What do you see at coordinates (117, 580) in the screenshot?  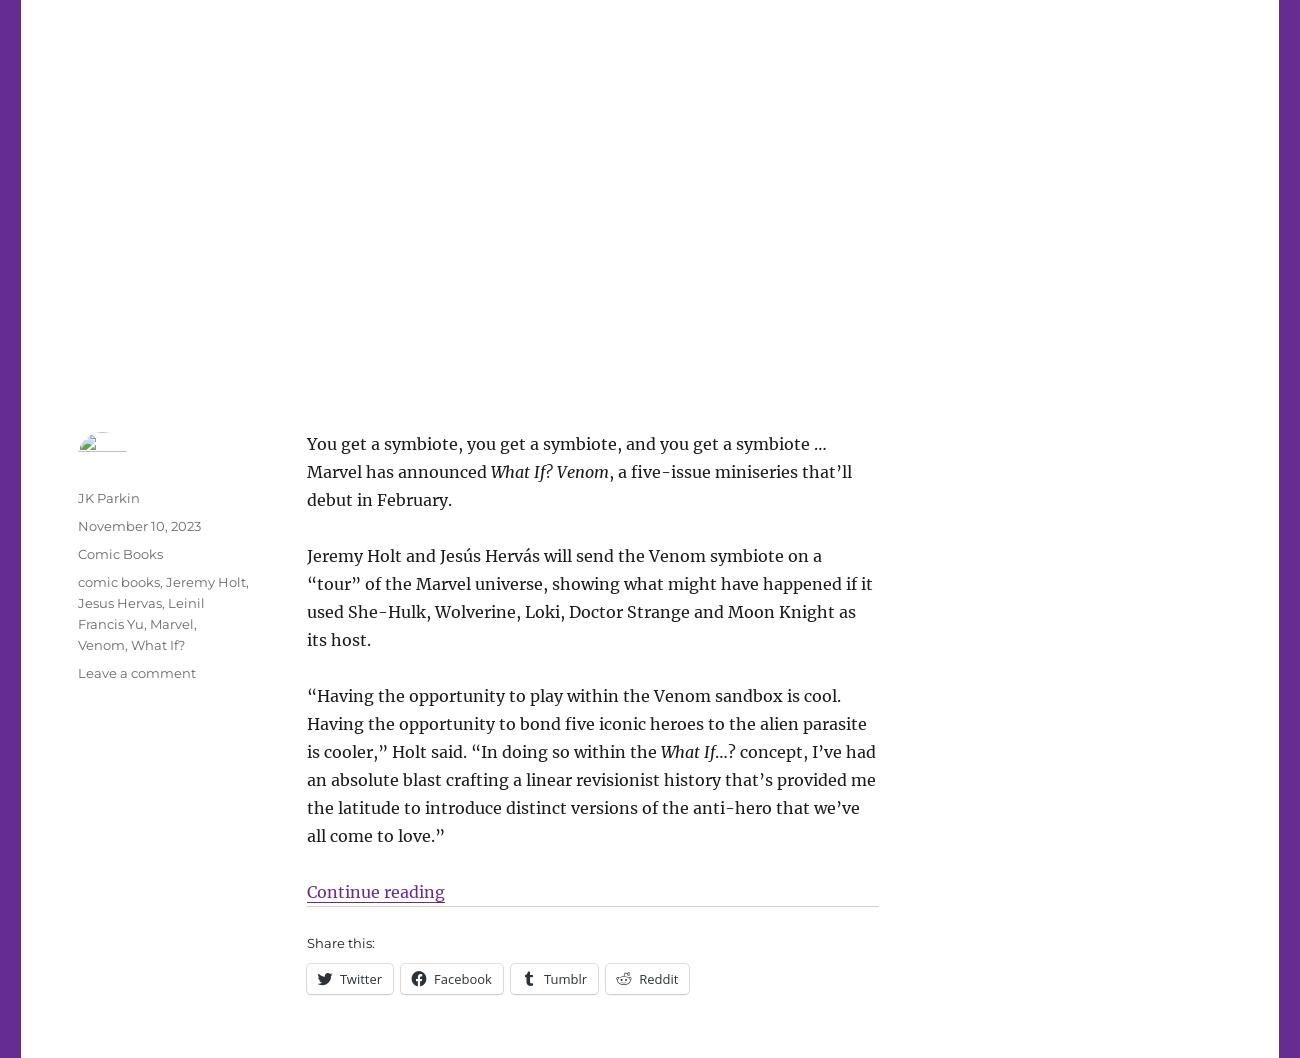 I see `'comic books'` at bounding box center [117, 580].